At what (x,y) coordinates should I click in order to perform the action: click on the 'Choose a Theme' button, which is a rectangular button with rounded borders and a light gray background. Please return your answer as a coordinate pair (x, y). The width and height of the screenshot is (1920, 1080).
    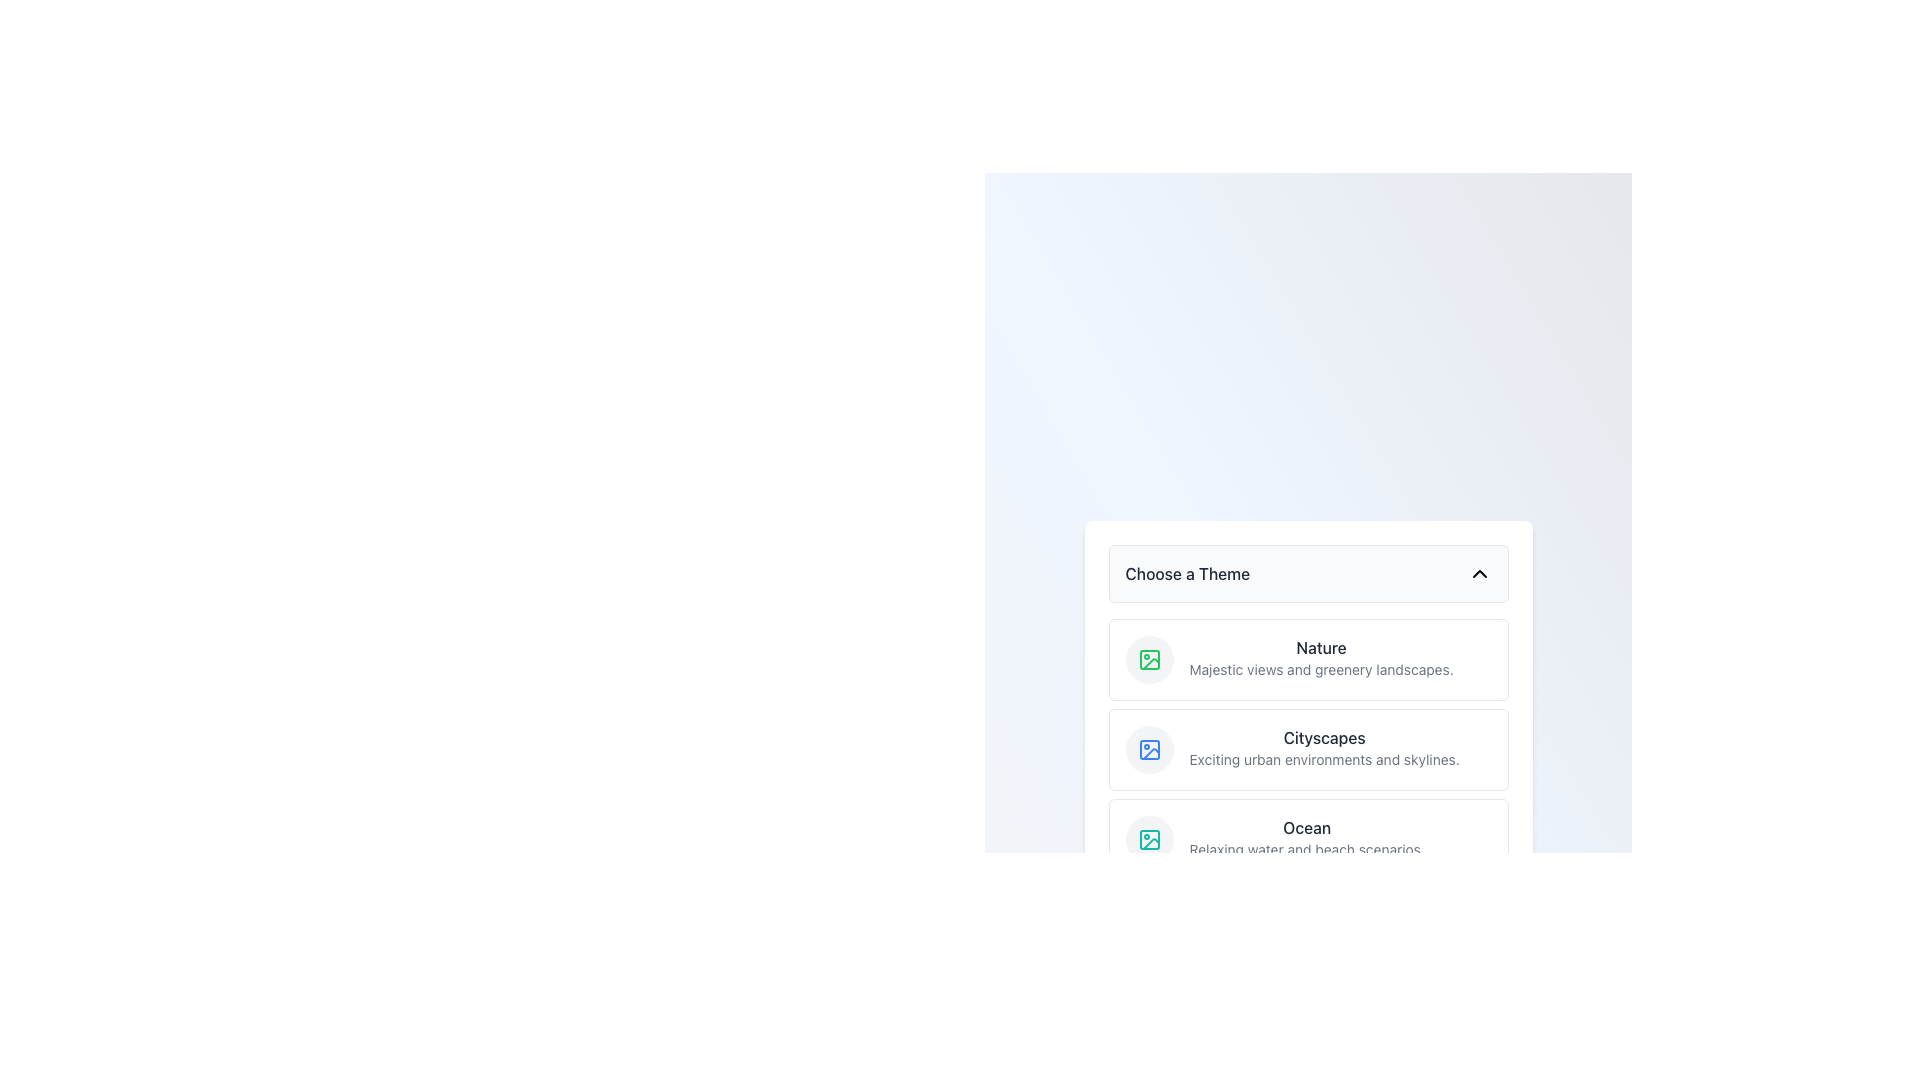
    Looking at the image, I should click on (1308, 574).